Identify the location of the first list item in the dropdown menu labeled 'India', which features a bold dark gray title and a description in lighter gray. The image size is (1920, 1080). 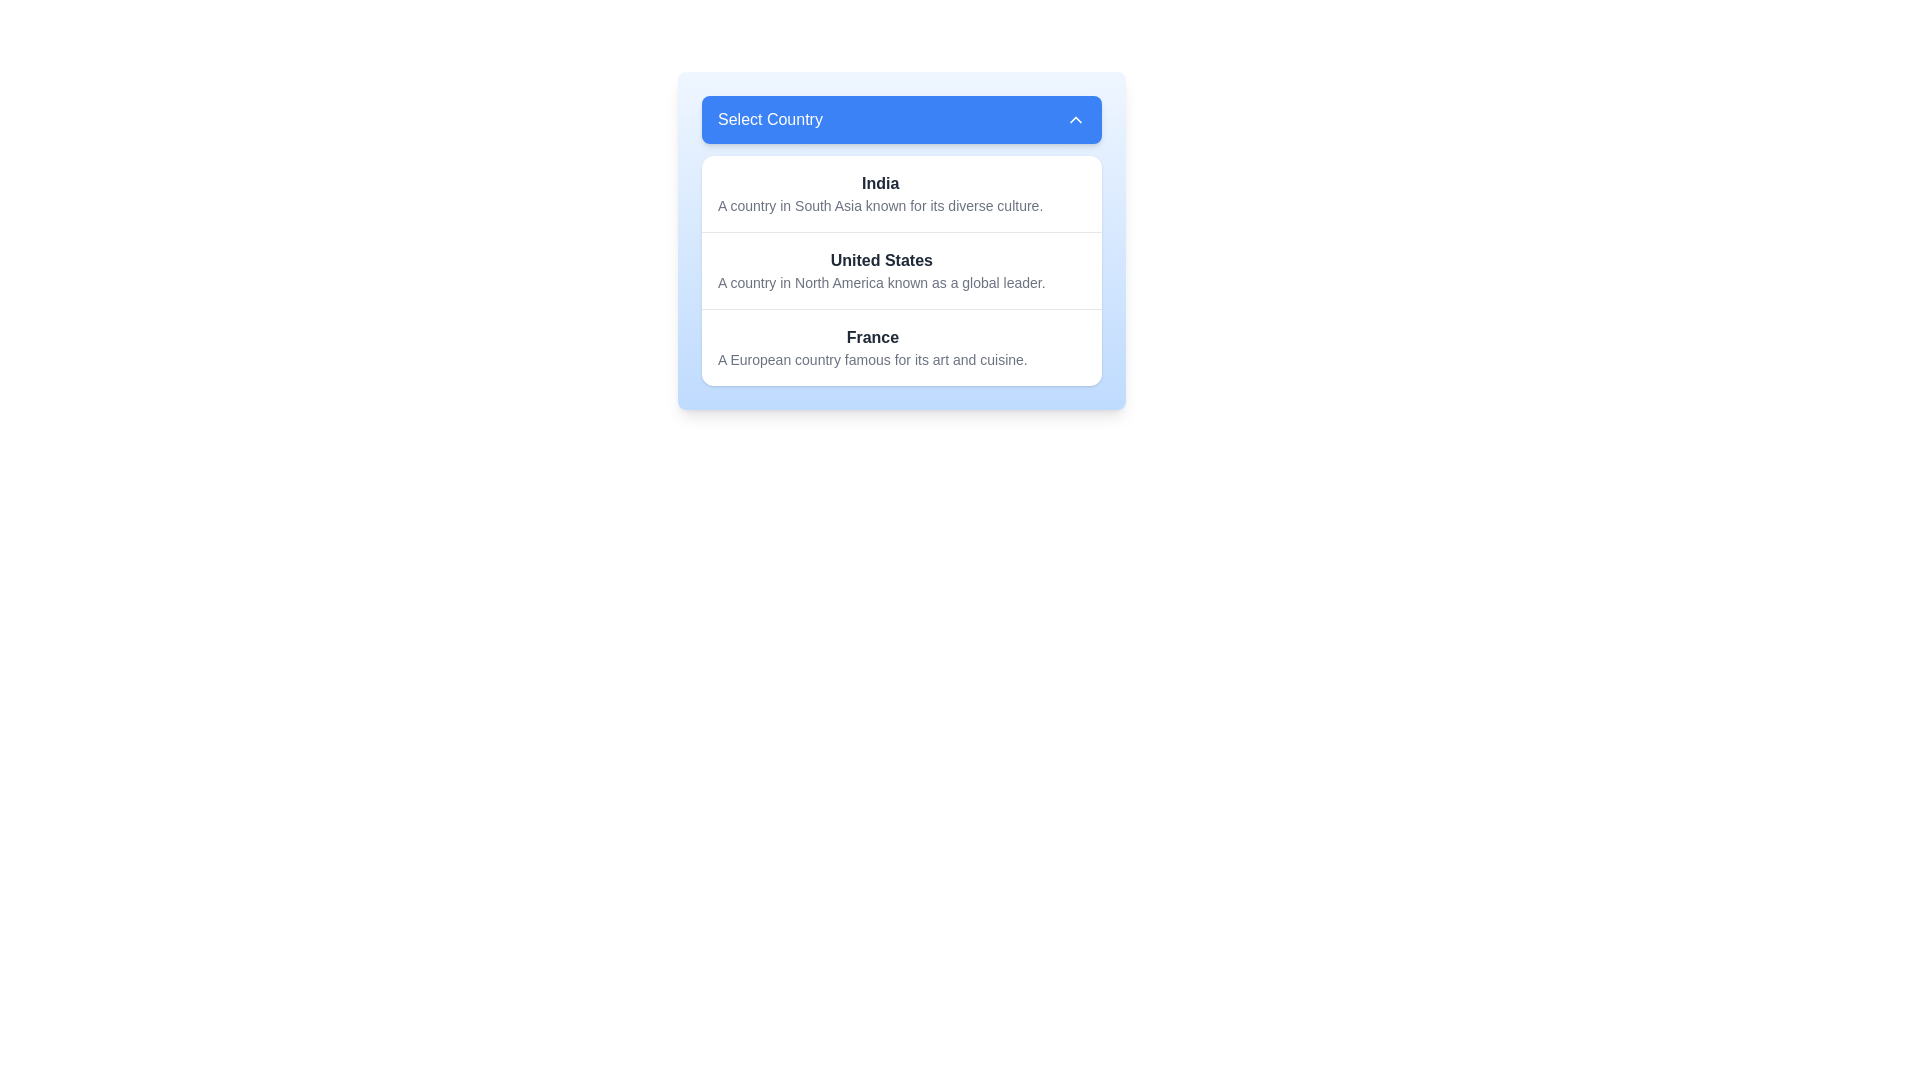
(880, 193).